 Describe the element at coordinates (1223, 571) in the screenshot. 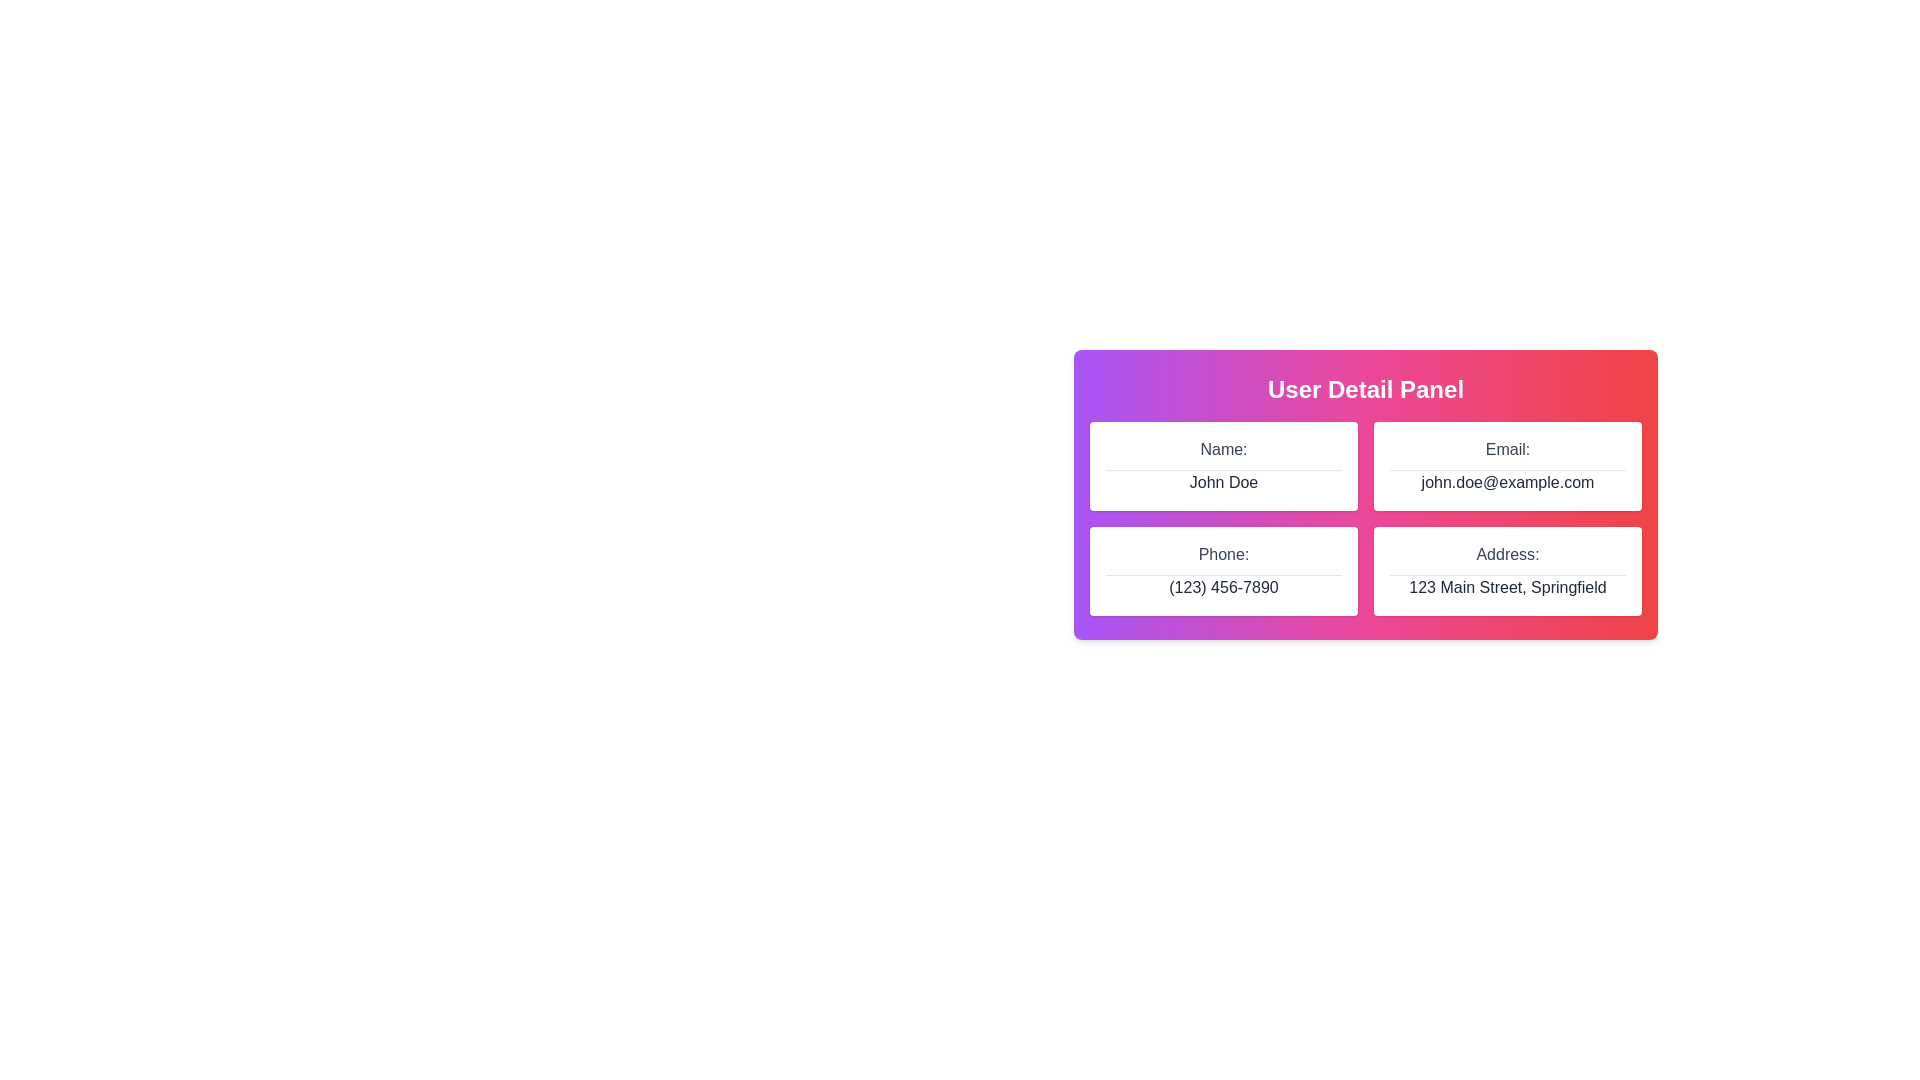

I see `the informational card displaying the phone contact information of a person located in the third grid item of the 'User Detail Panel'` at that location.